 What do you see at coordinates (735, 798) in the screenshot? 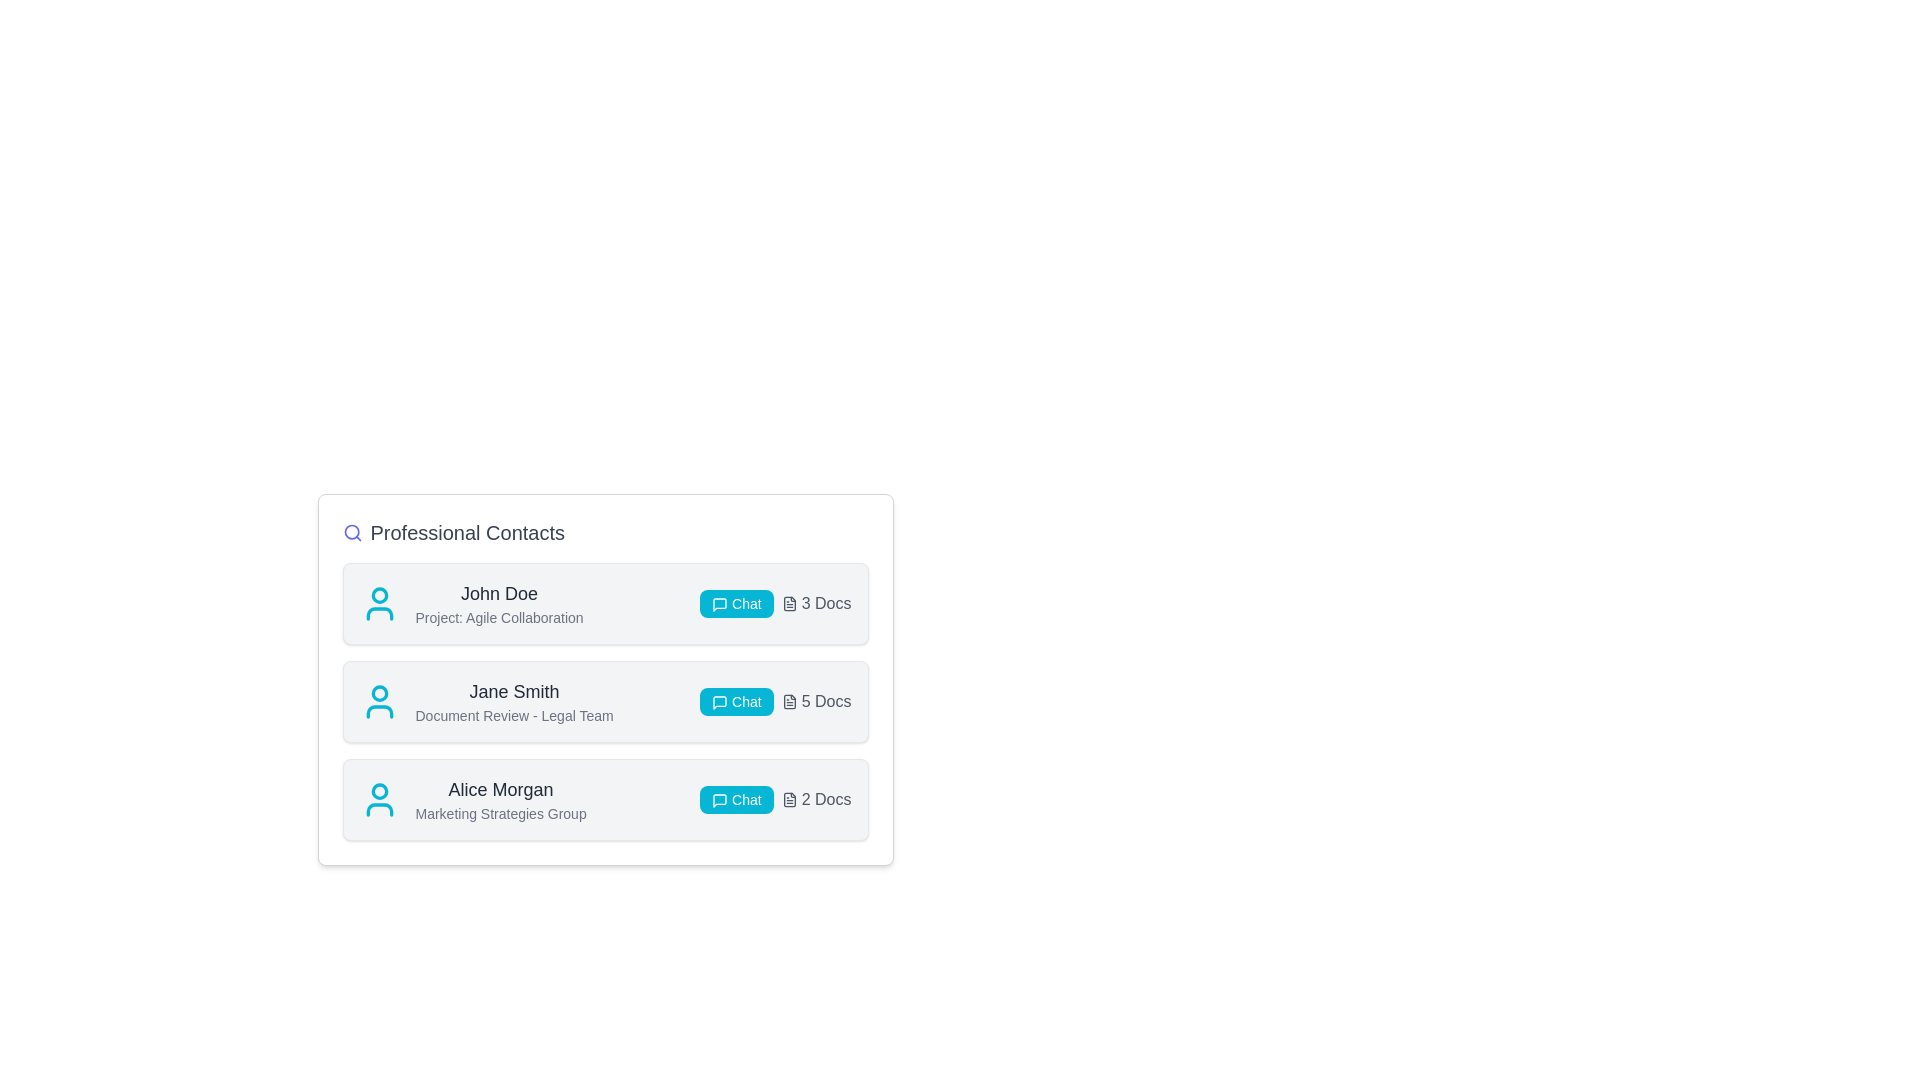
I see `the 'Chat' button for the contact Alice Morgan` at bounding box center [735, 798].